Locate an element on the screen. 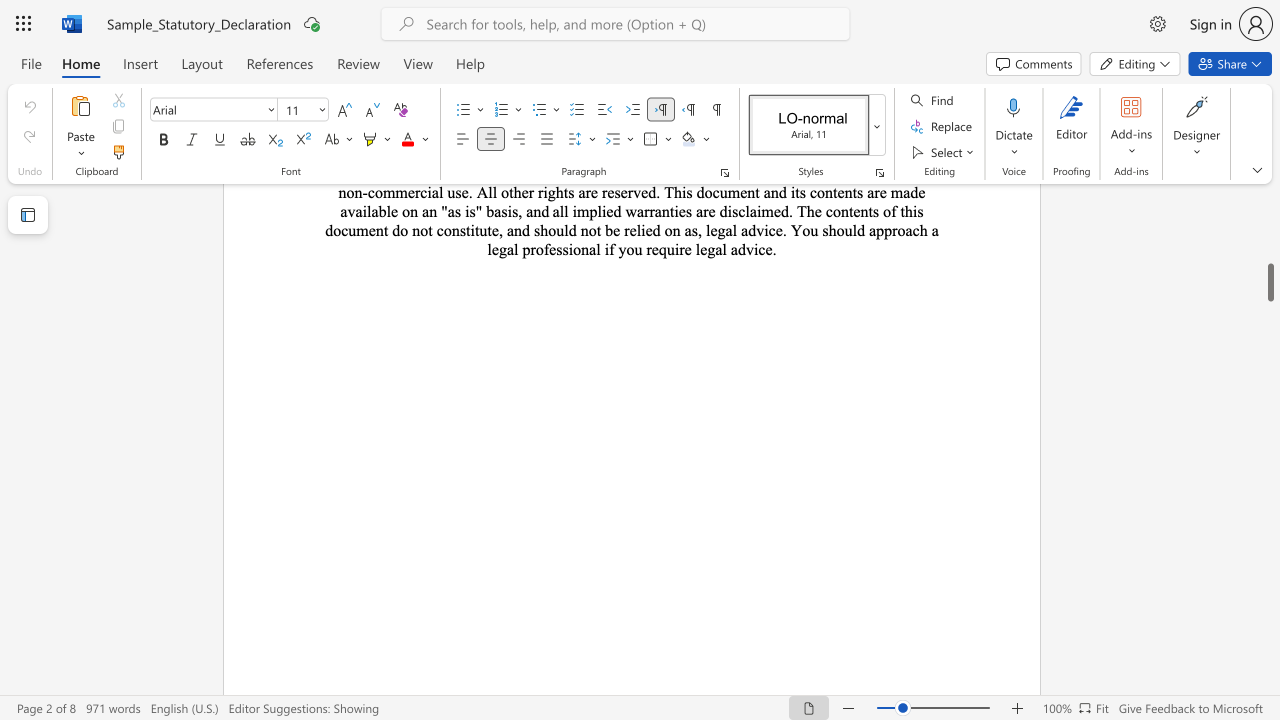 This screenshot has width=1280, height=720. the side scrollbar to bring the page up is located at coordinates (1269, 258).